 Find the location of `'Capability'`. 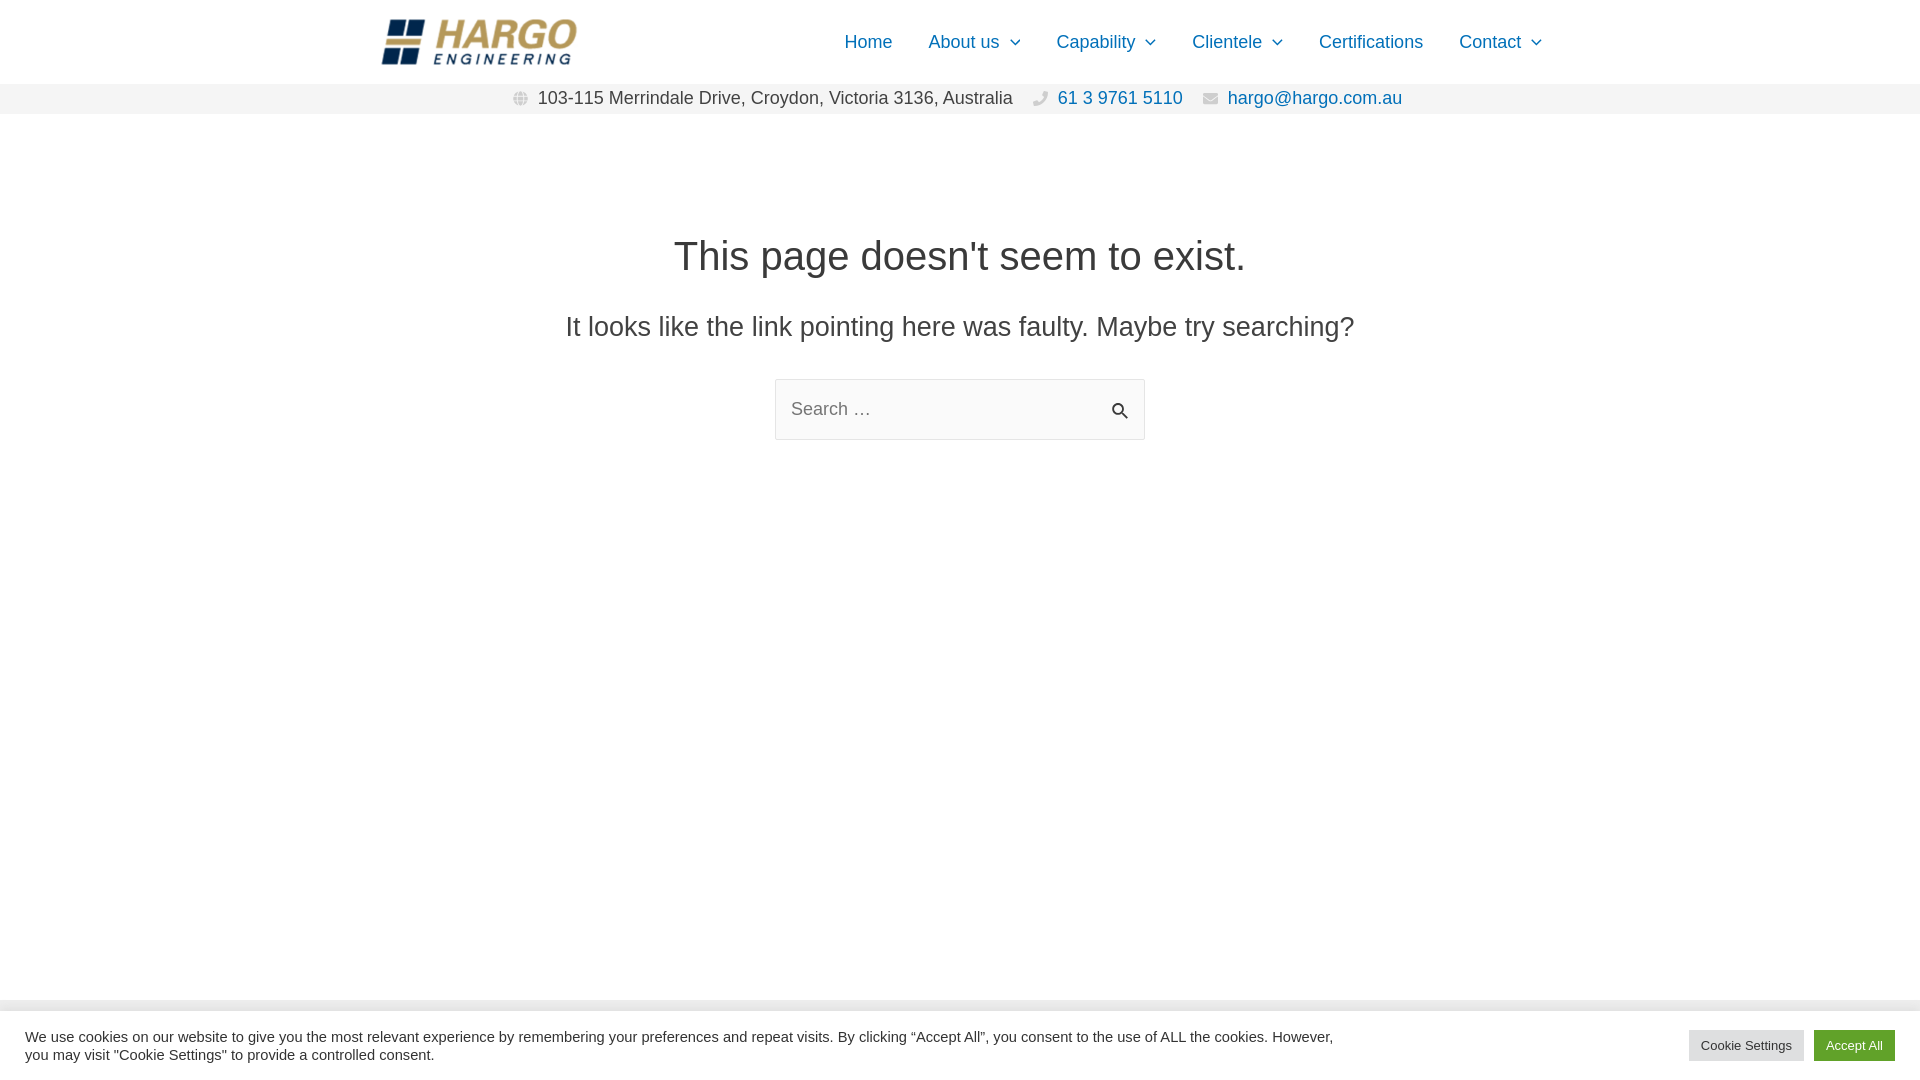

'Capability' is located at coordinates (1104, 41).